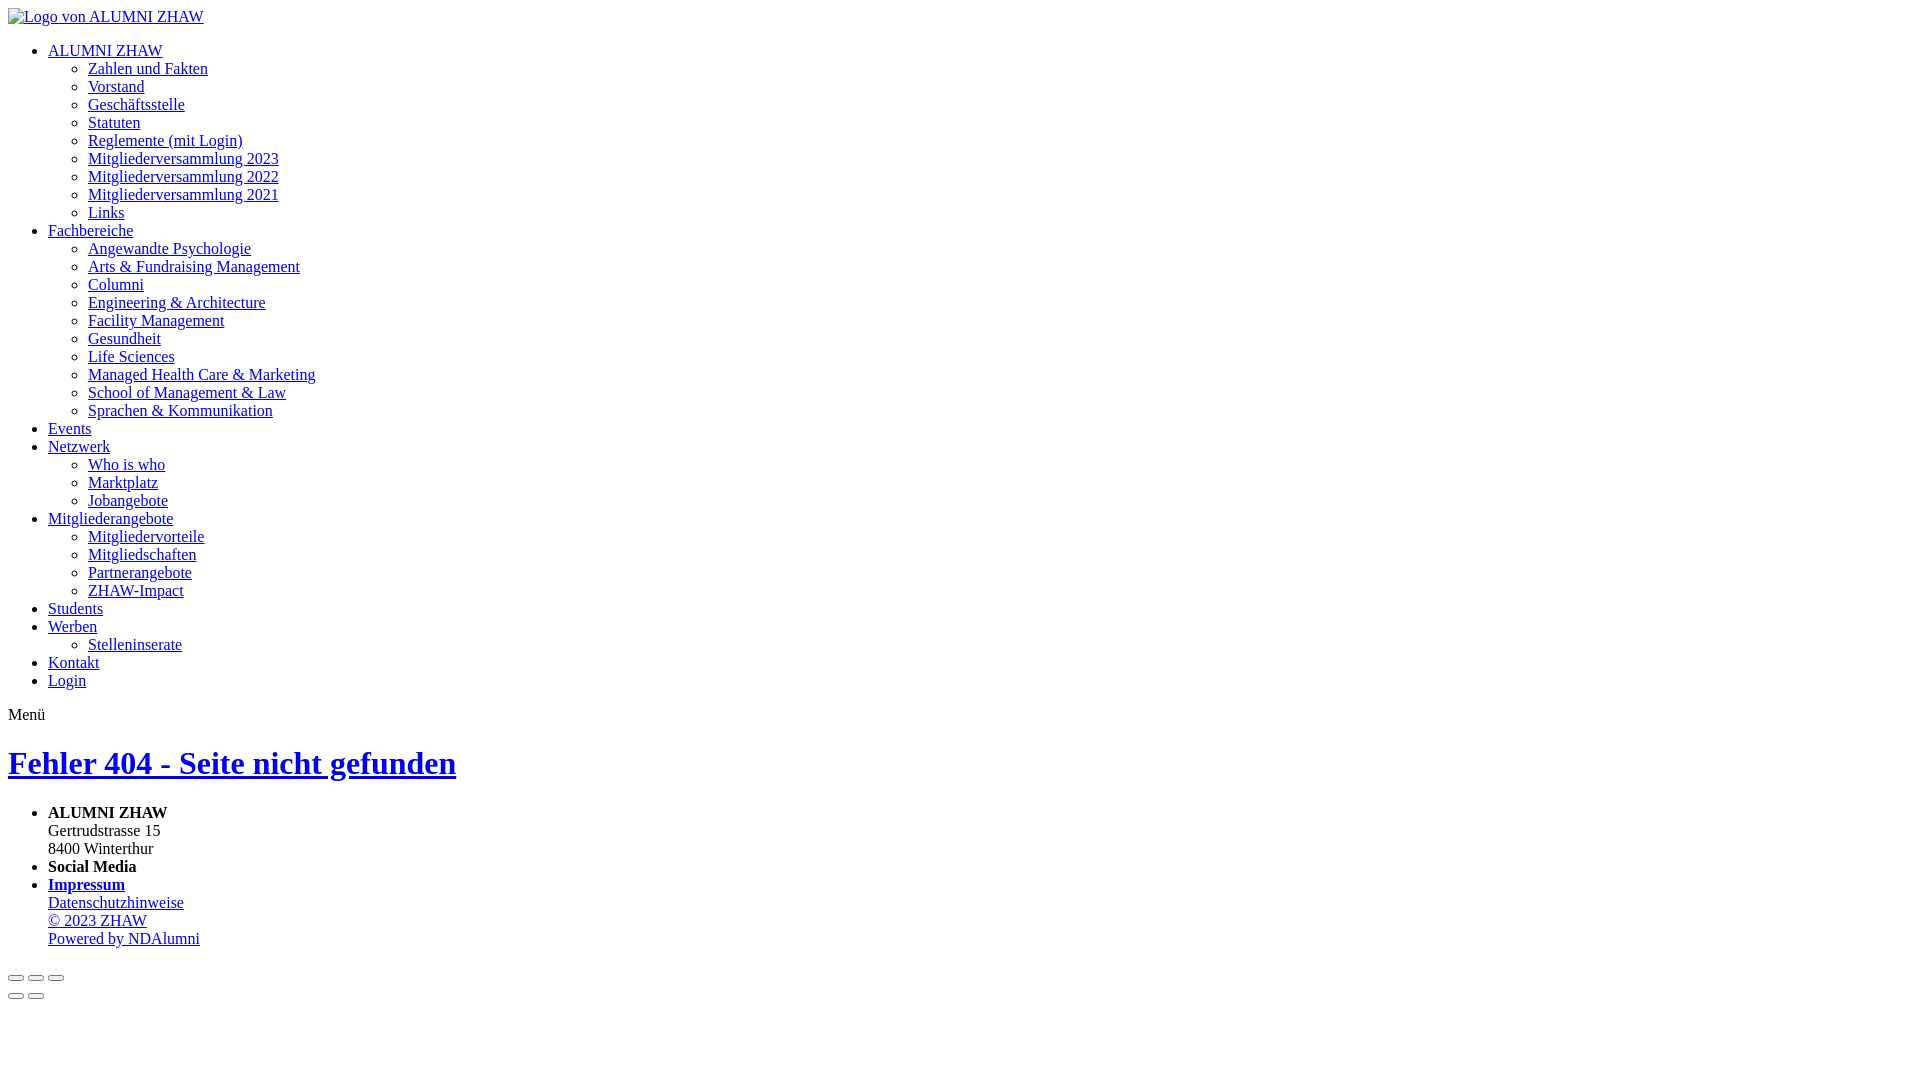 The width and height of the screenshot is (1920, 1080). Describe the element at coordinates (86, 247) in the screenshot. I see `'Angewandte Psychologie'` at that location.